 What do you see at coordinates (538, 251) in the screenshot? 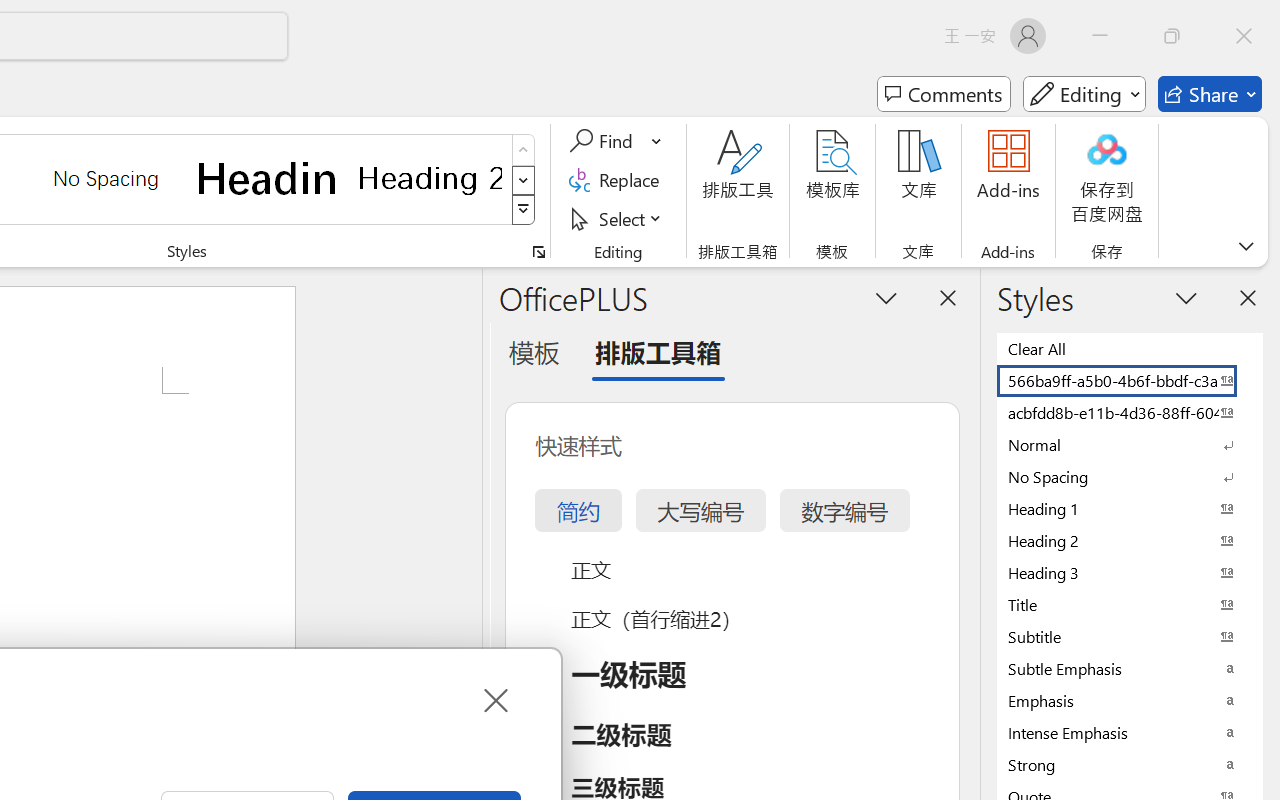
I see `'Styles...'` at bounding box center [538, 251].